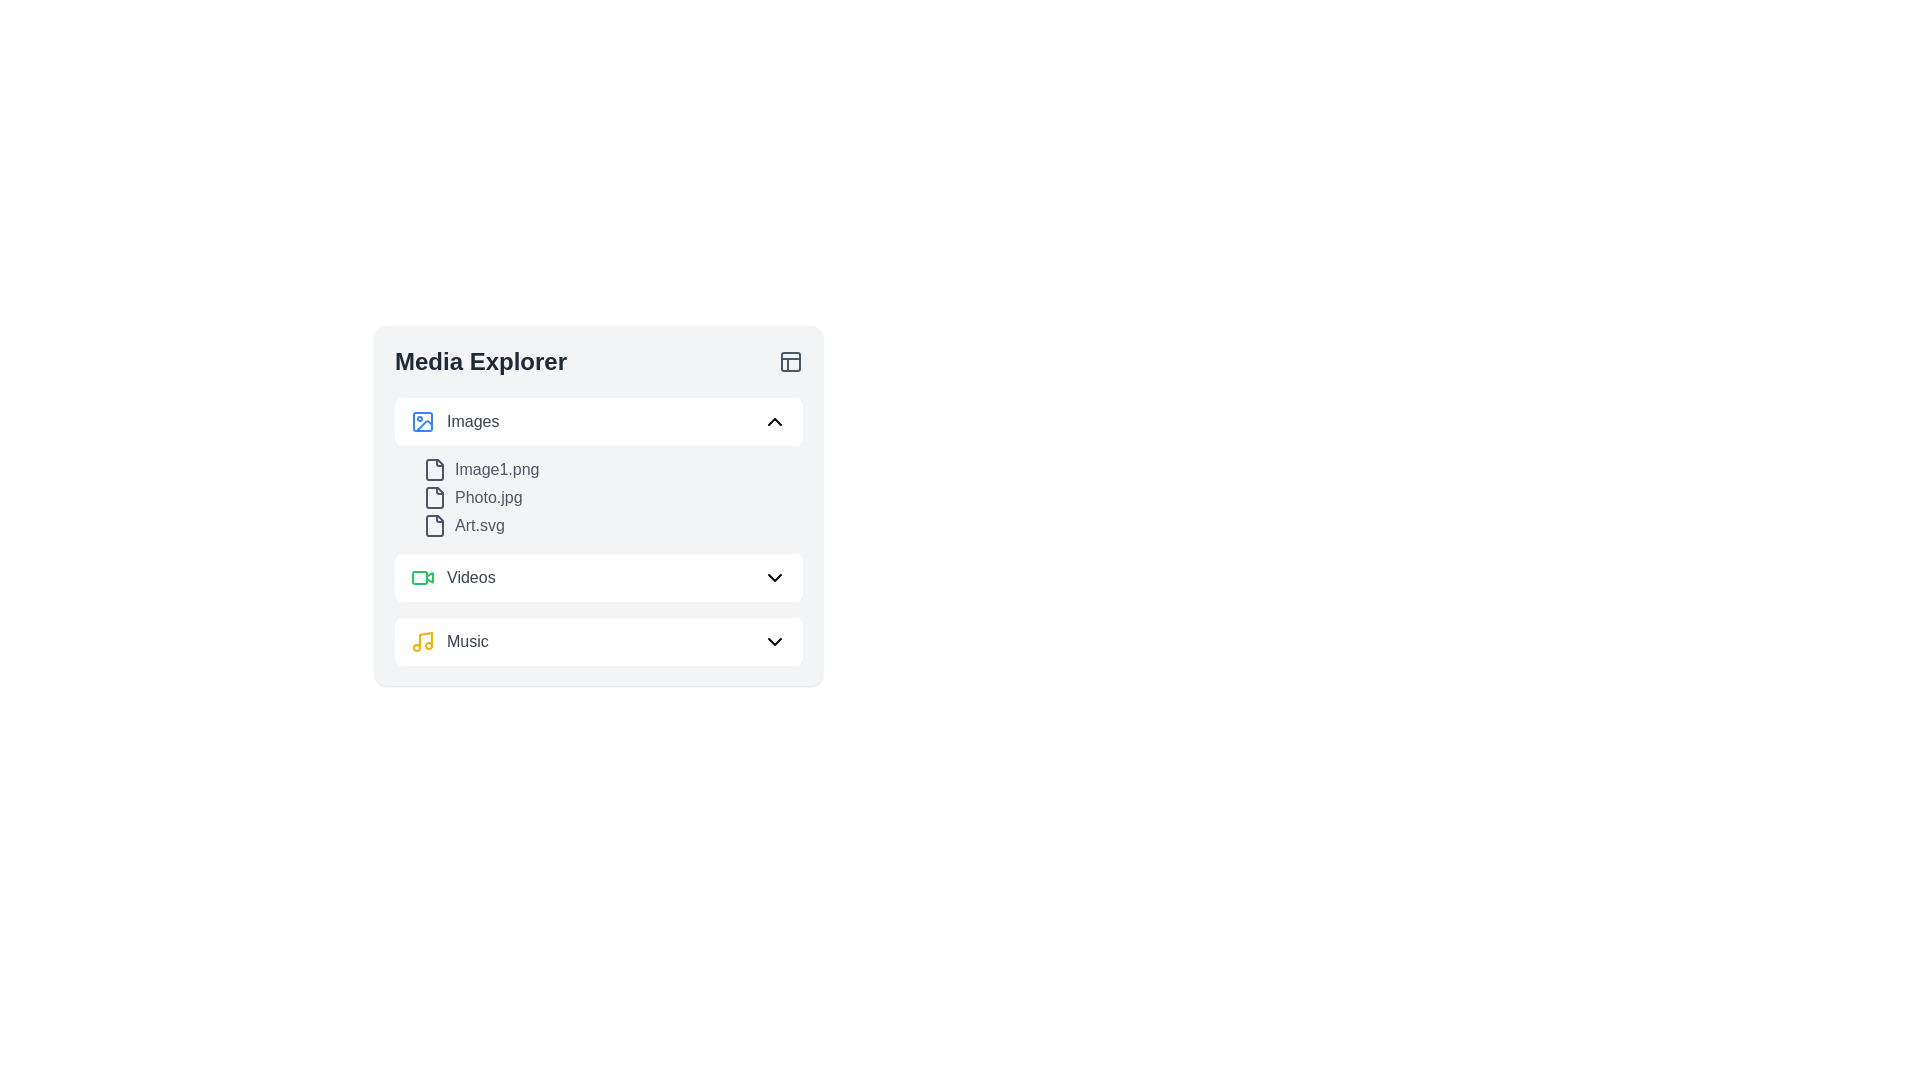 The image size is (1920, 1080). Describe the element at coordinates (773, 641) in the screenshot. I see `the down-facing chevron arrow icon located on the rightmost side of the 'Music' list item in the Media Explorer` at that location.